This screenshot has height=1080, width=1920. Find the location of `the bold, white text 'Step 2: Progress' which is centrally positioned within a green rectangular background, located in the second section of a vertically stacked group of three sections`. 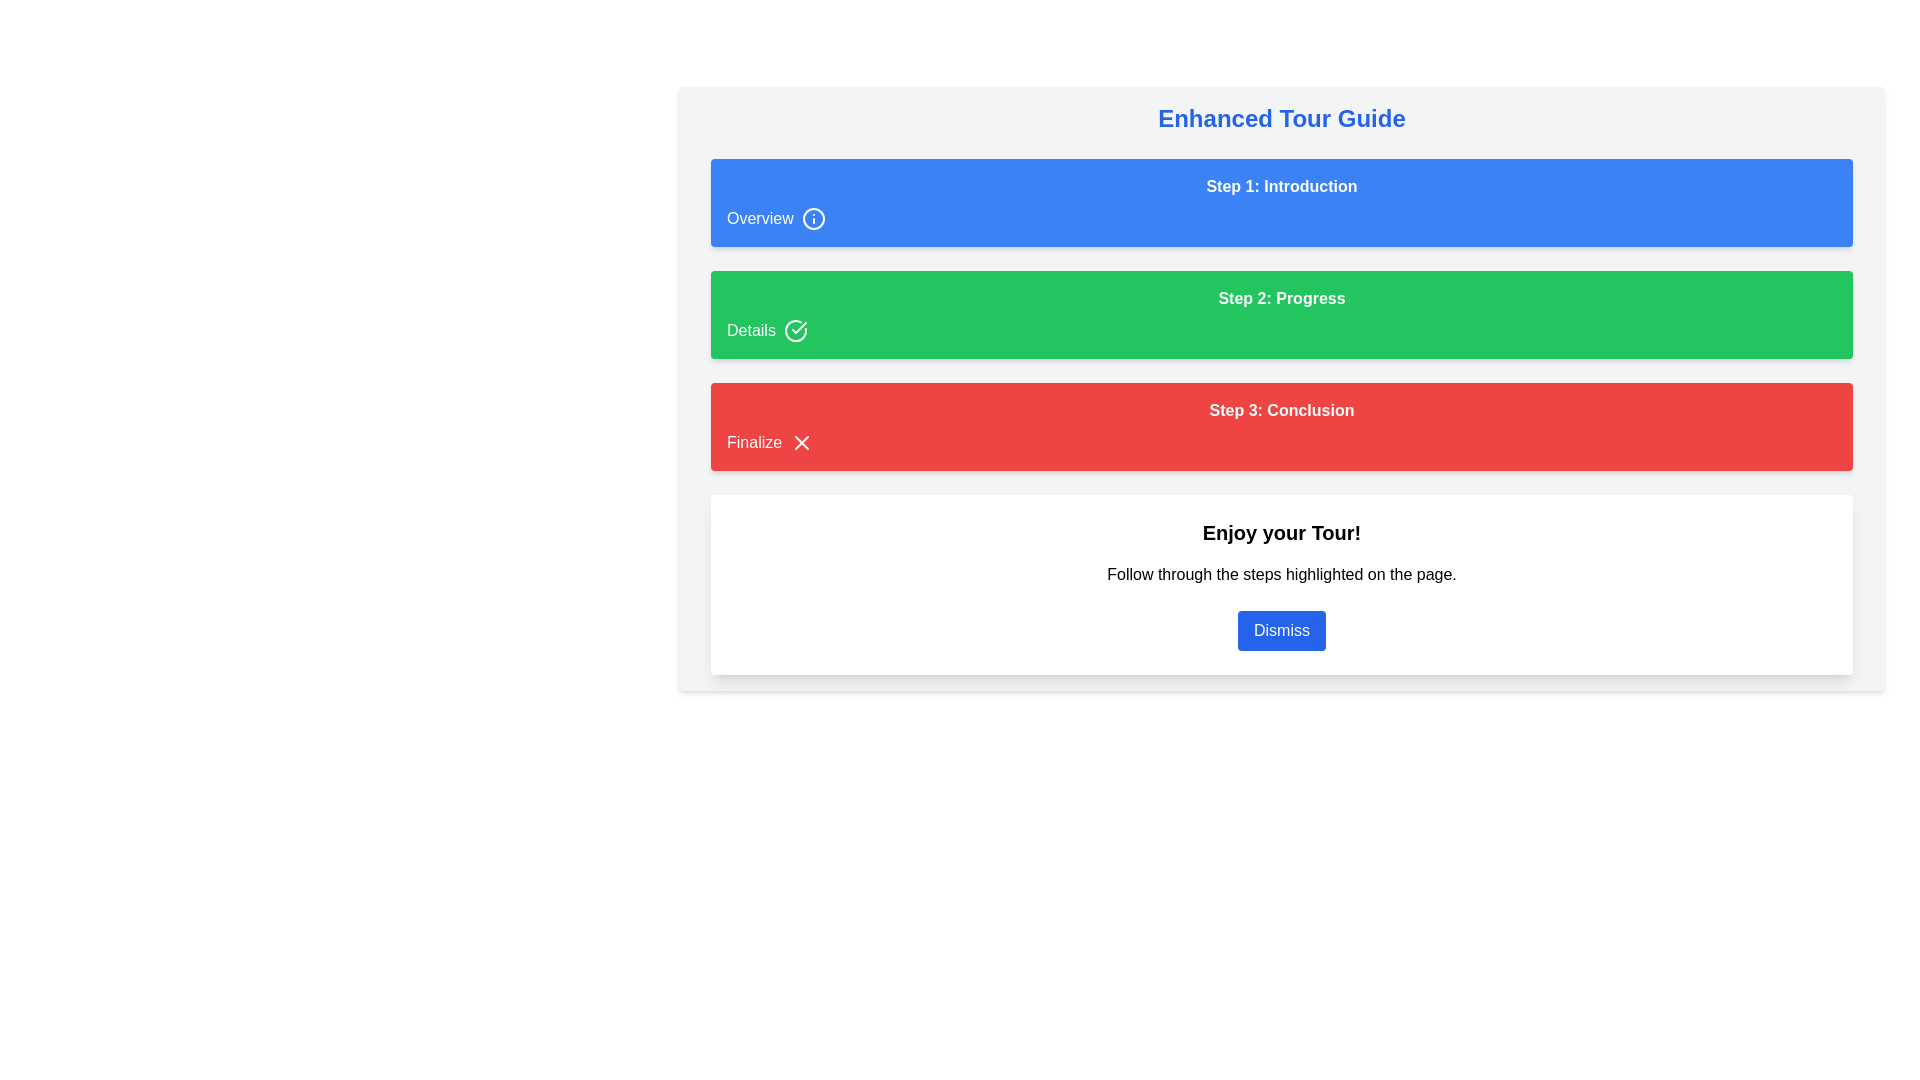

the bold, white text 'Step 2: Progress' which is centrally positioned within a green rectangular background, located in the second section of a vertically stacked group of three sections is located at coordinates (1281, 299).